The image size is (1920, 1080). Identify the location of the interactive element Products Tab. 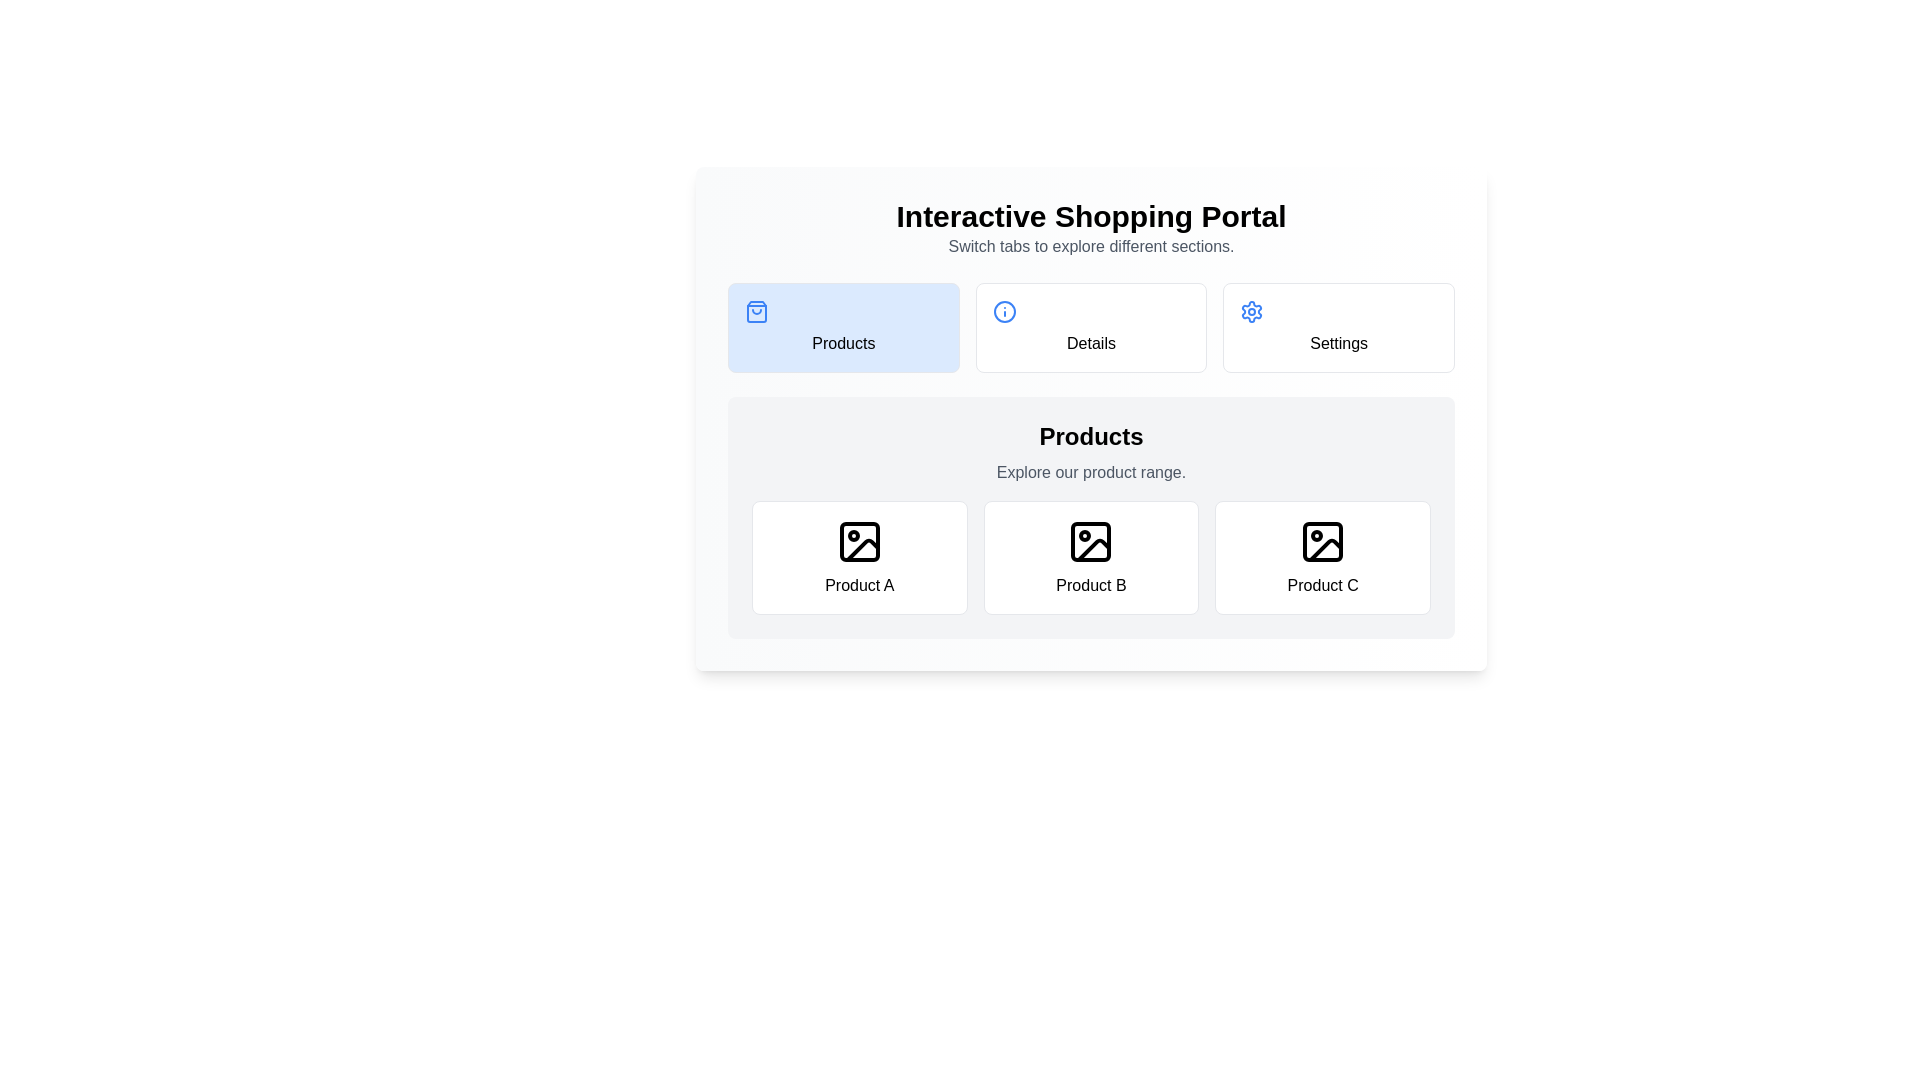
(843, 326).